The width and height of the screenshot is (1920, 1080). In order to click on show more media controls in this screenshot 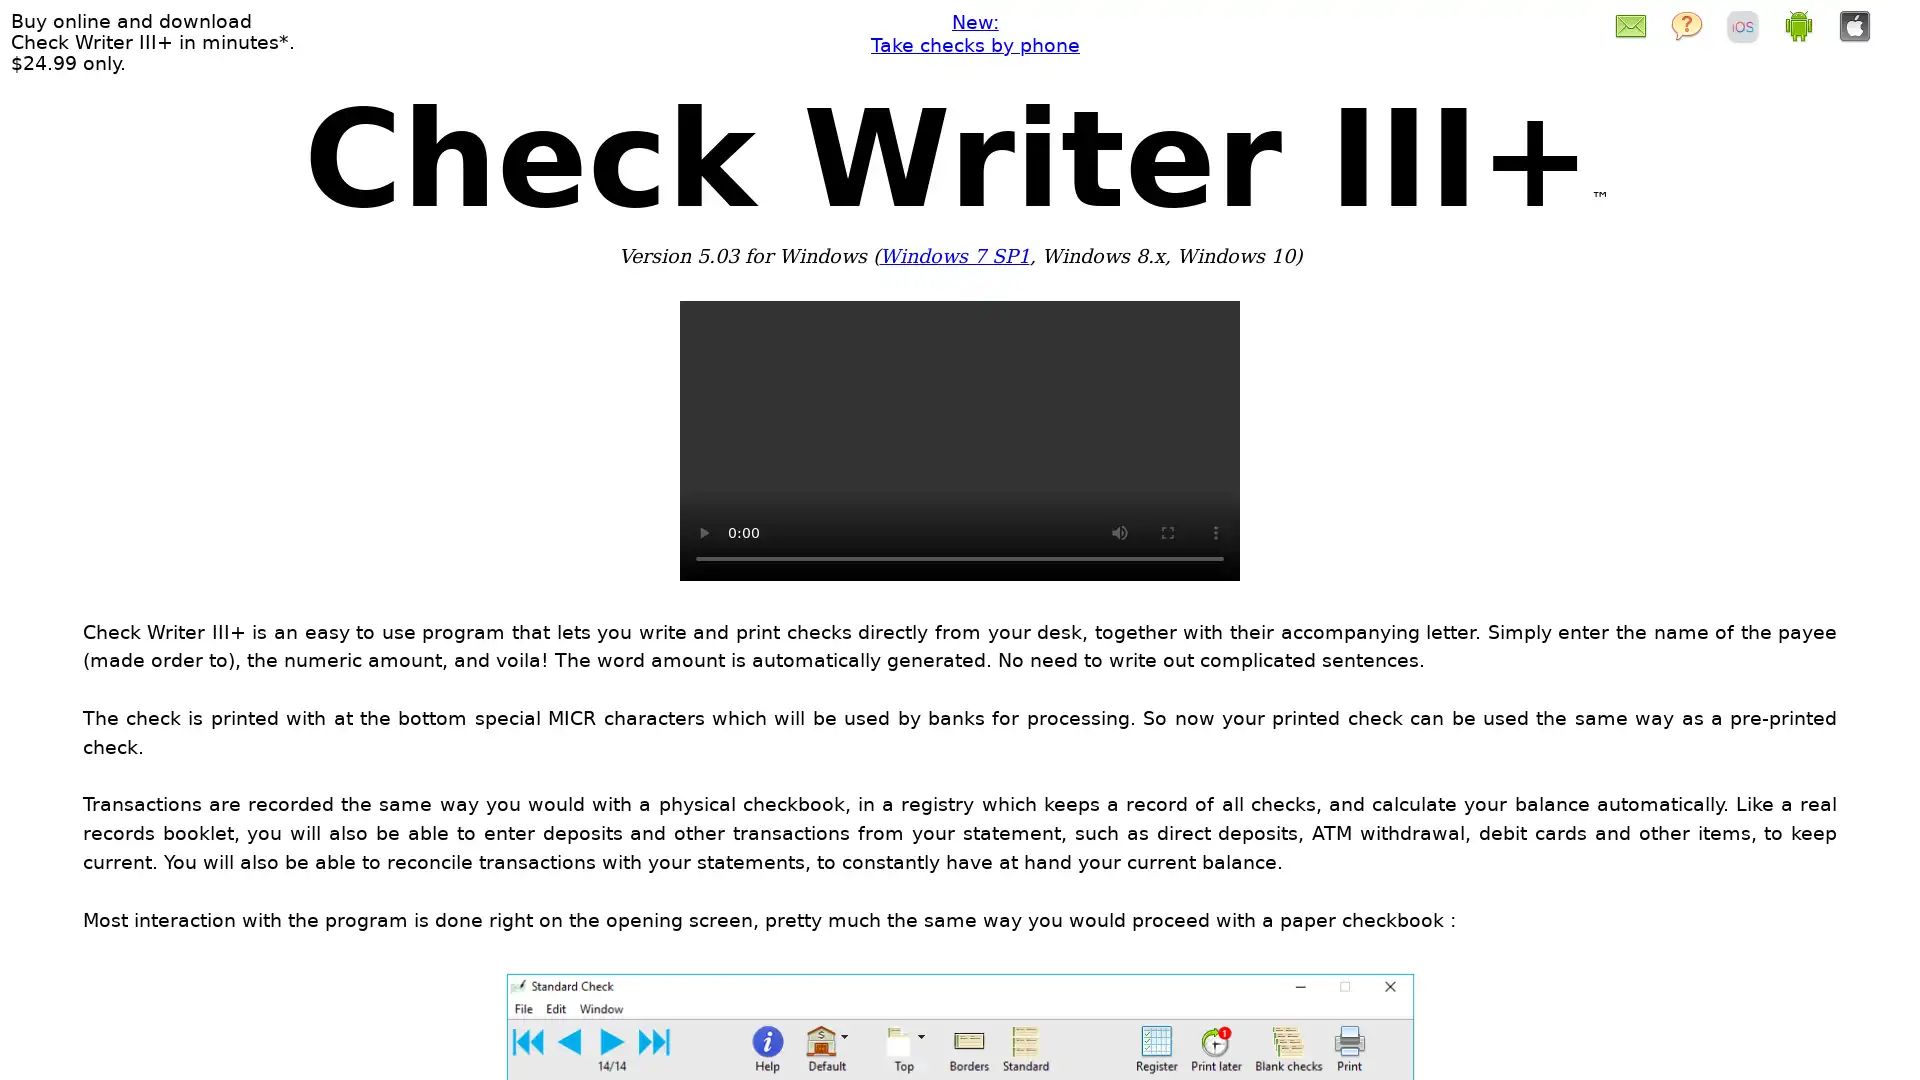, I will do `click(1214, 531)`.